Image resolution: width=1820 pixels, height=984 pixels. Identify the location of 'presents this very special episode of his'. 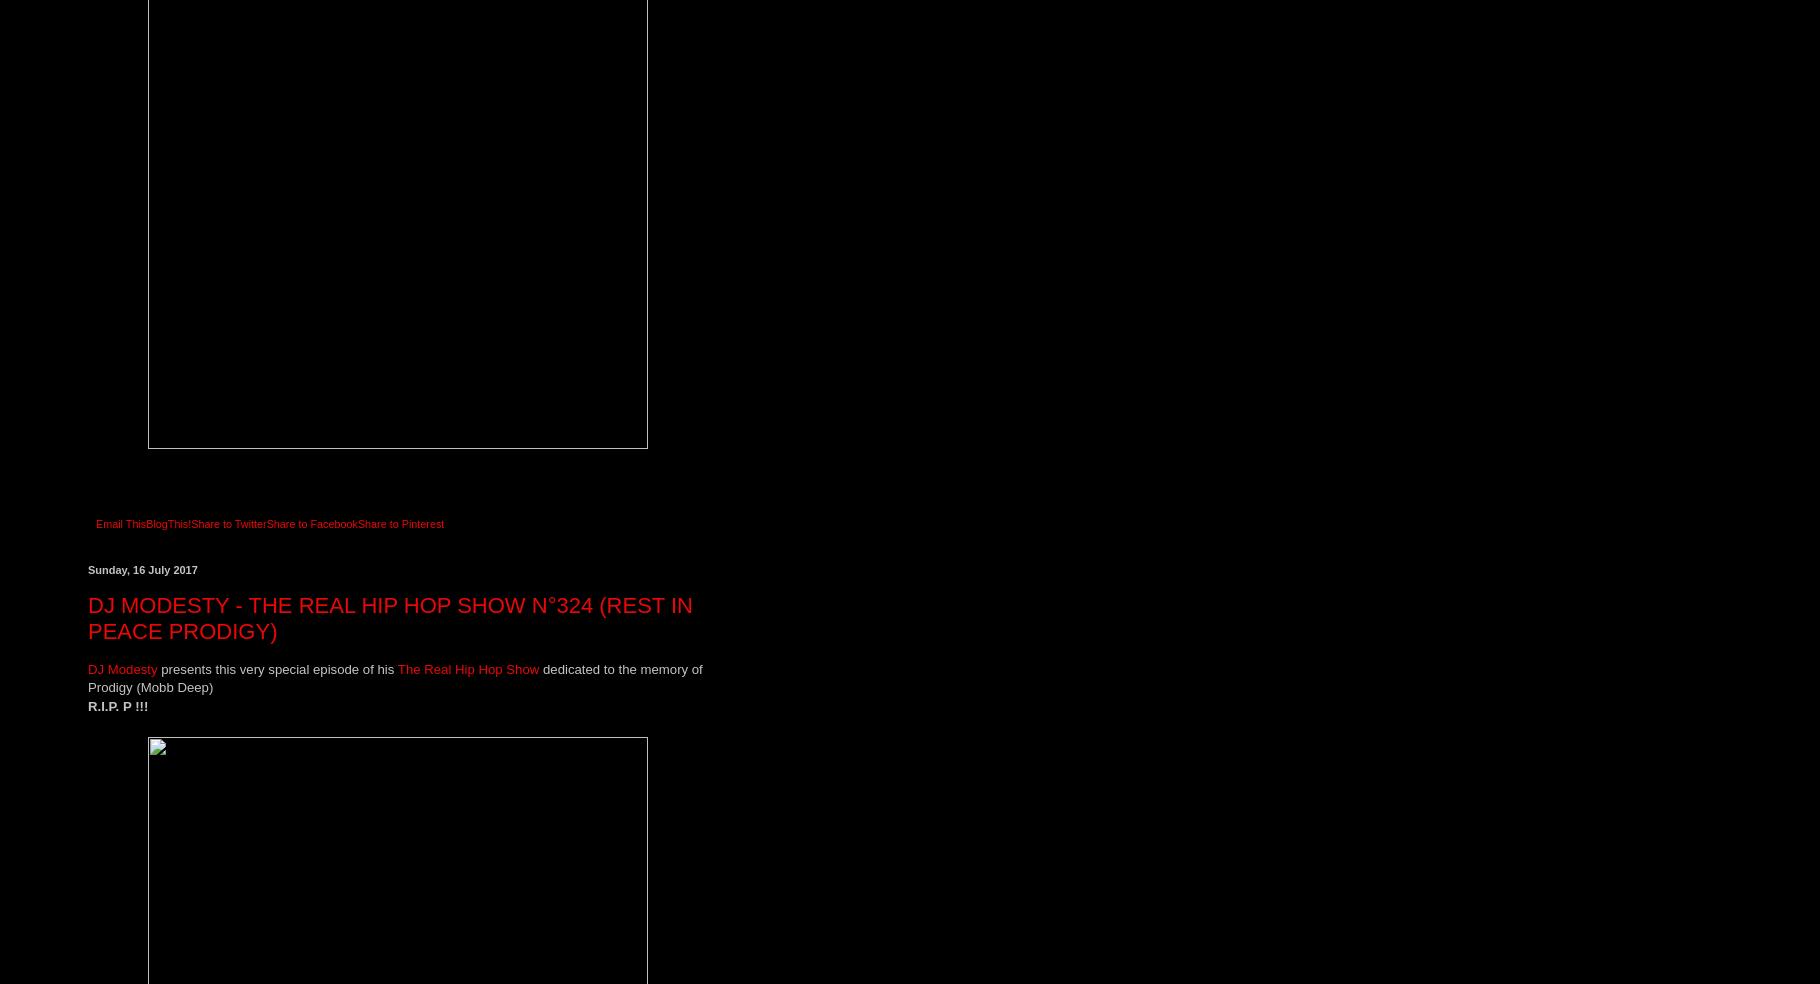
(277, 668).